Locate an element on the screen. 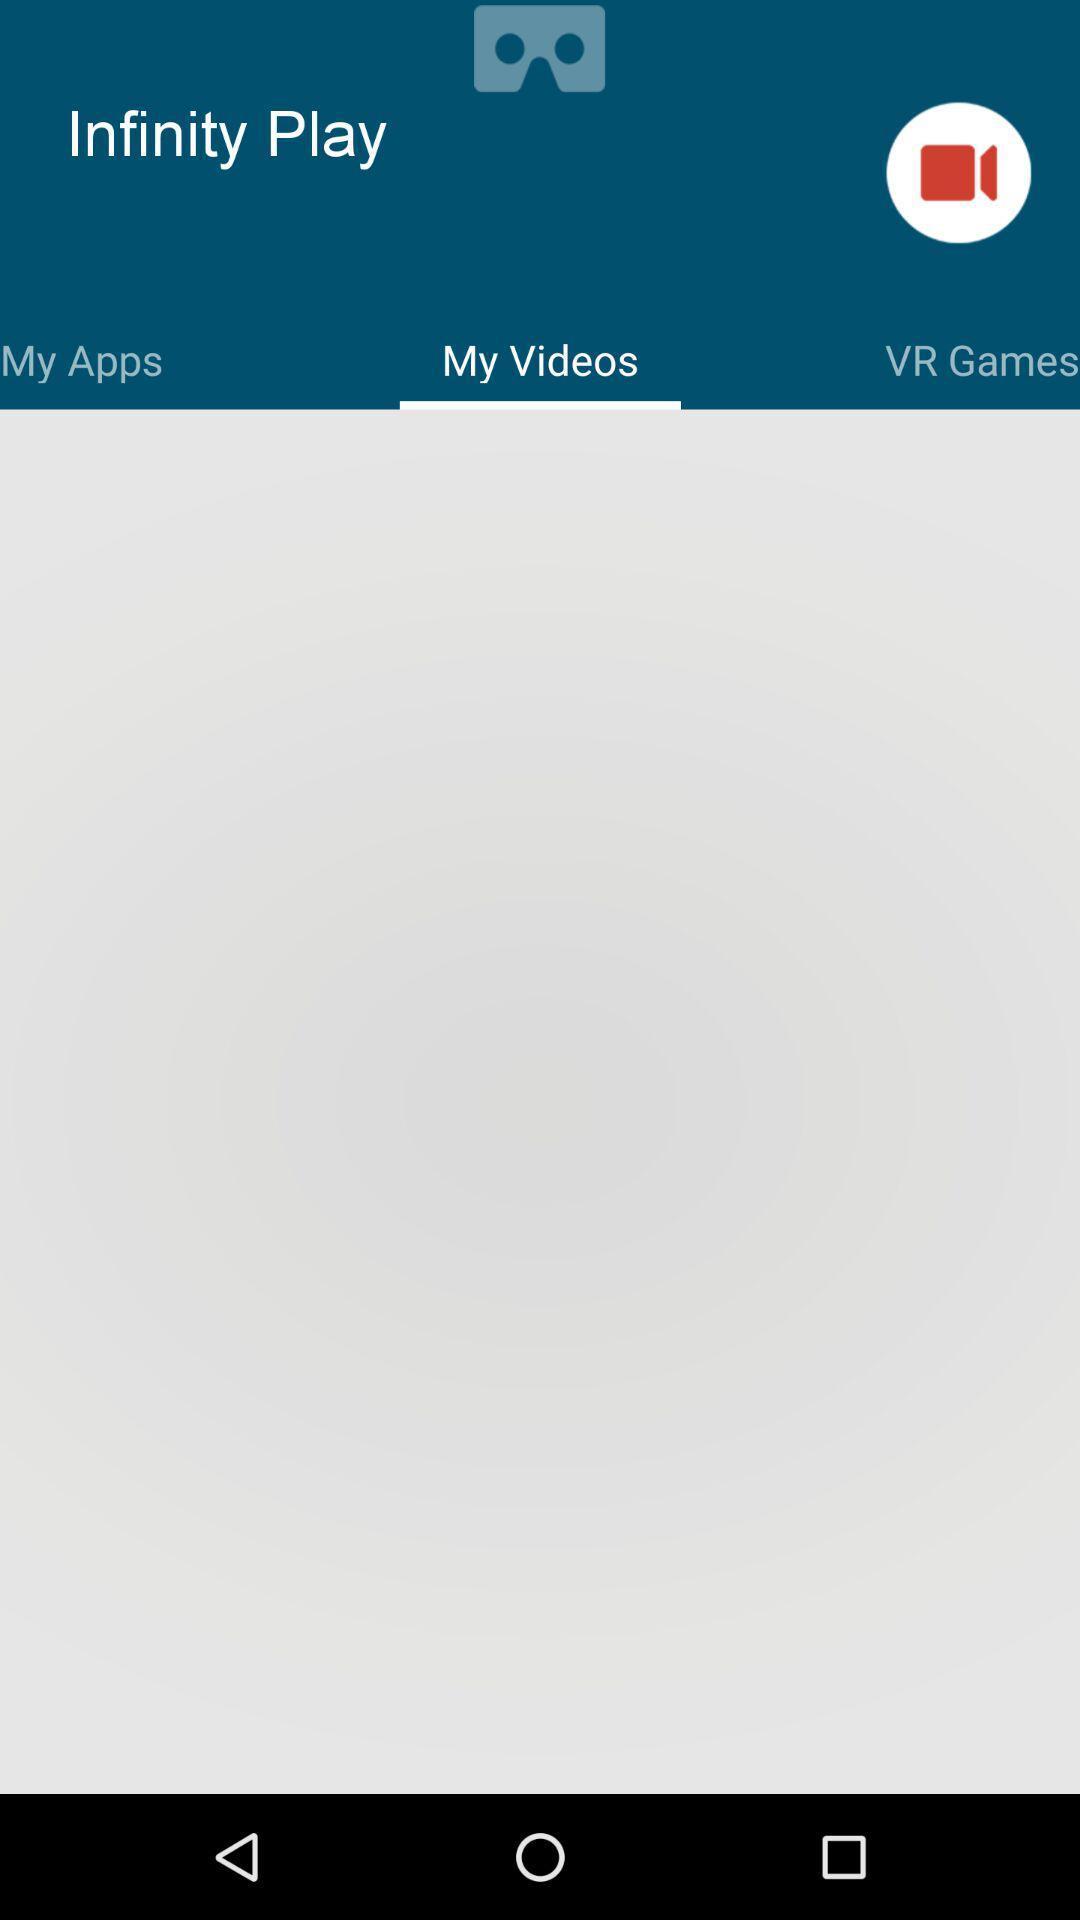 Image resolution: width=1080 pixels, height=1920 pixels. record a video is located at coordinates (957, 172).